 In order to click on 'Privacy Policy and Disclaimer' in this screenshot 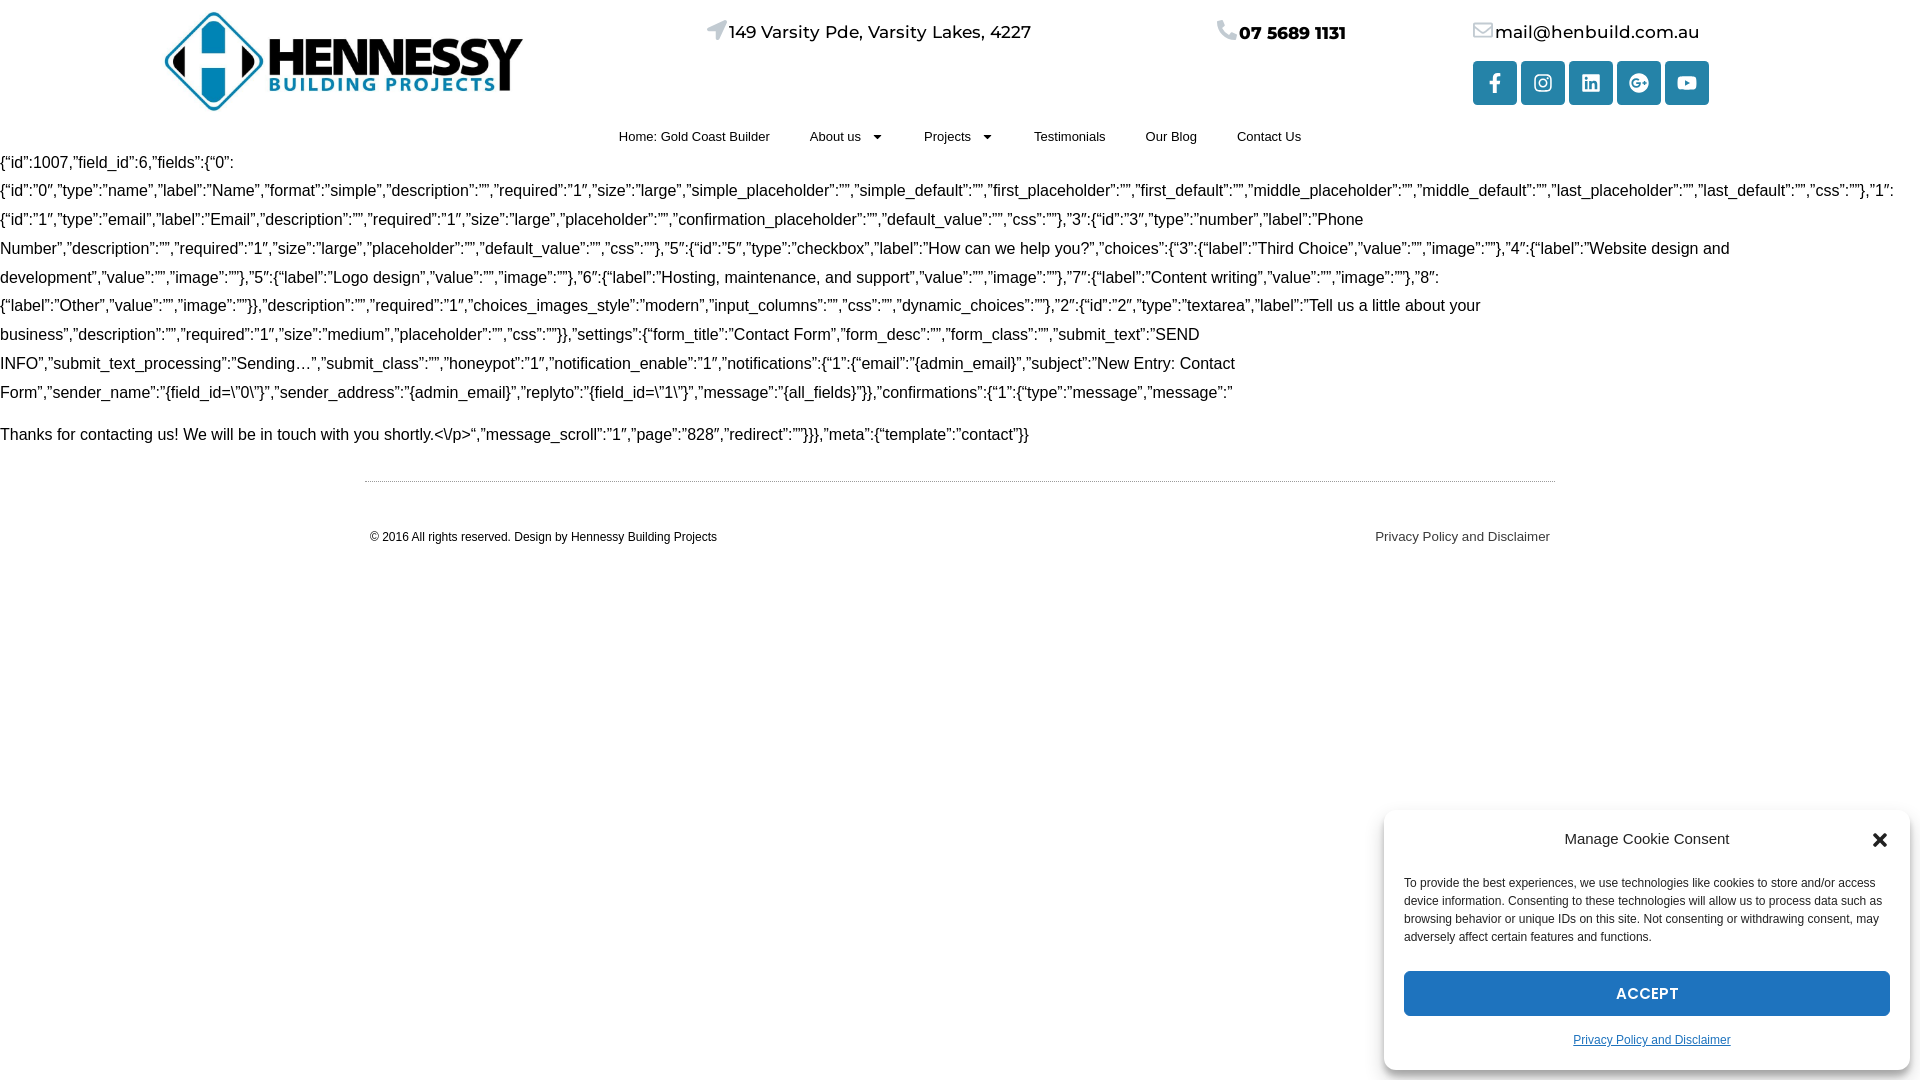, I will do `click(1462, 535)`.